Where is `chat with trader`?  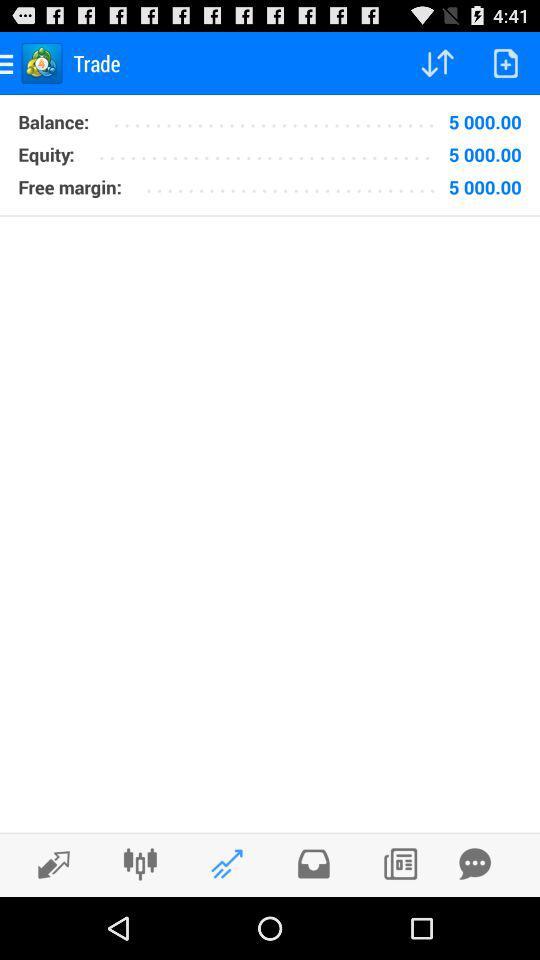 chat with trader is located at coordinates (474, 863).